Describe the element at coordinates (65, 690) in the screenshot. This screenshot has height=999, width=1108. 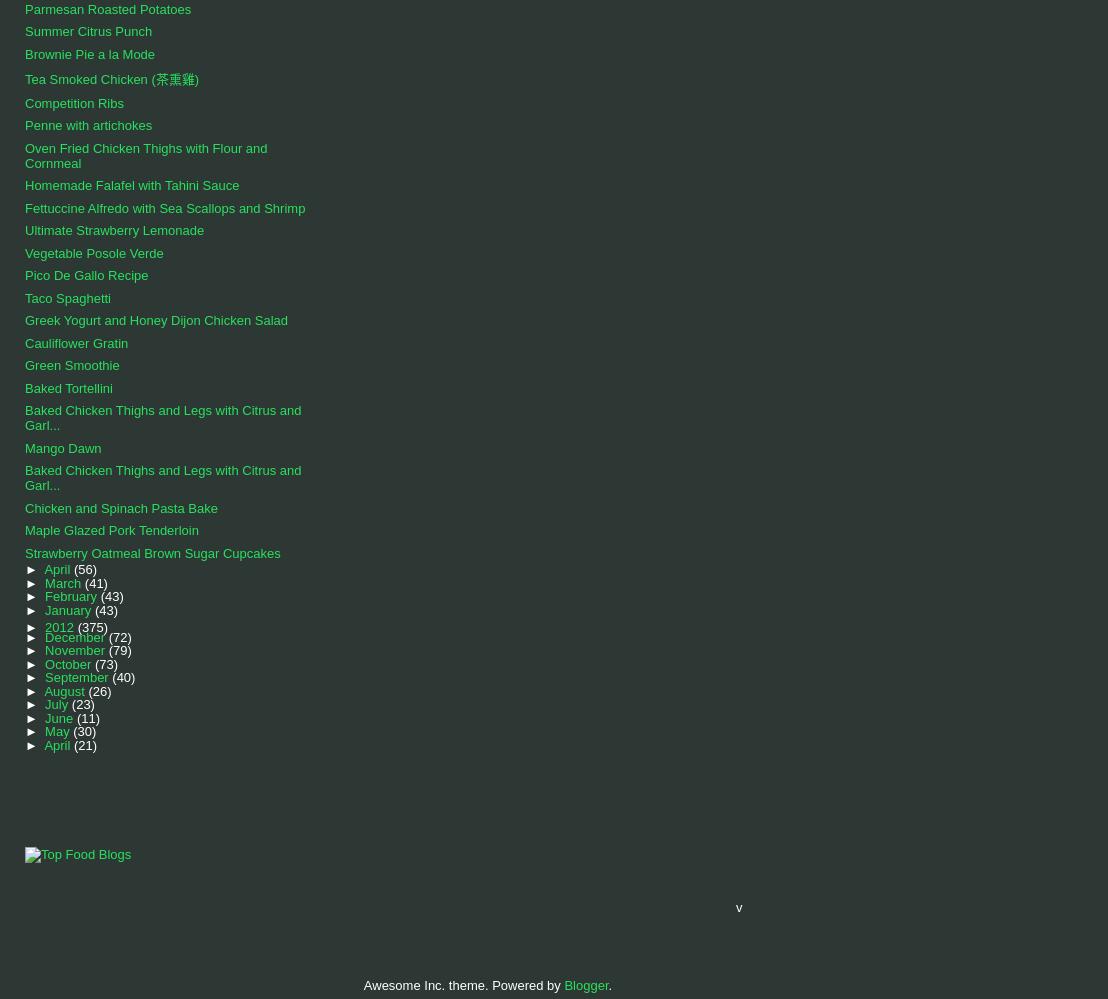
I see `'August'` at that location.